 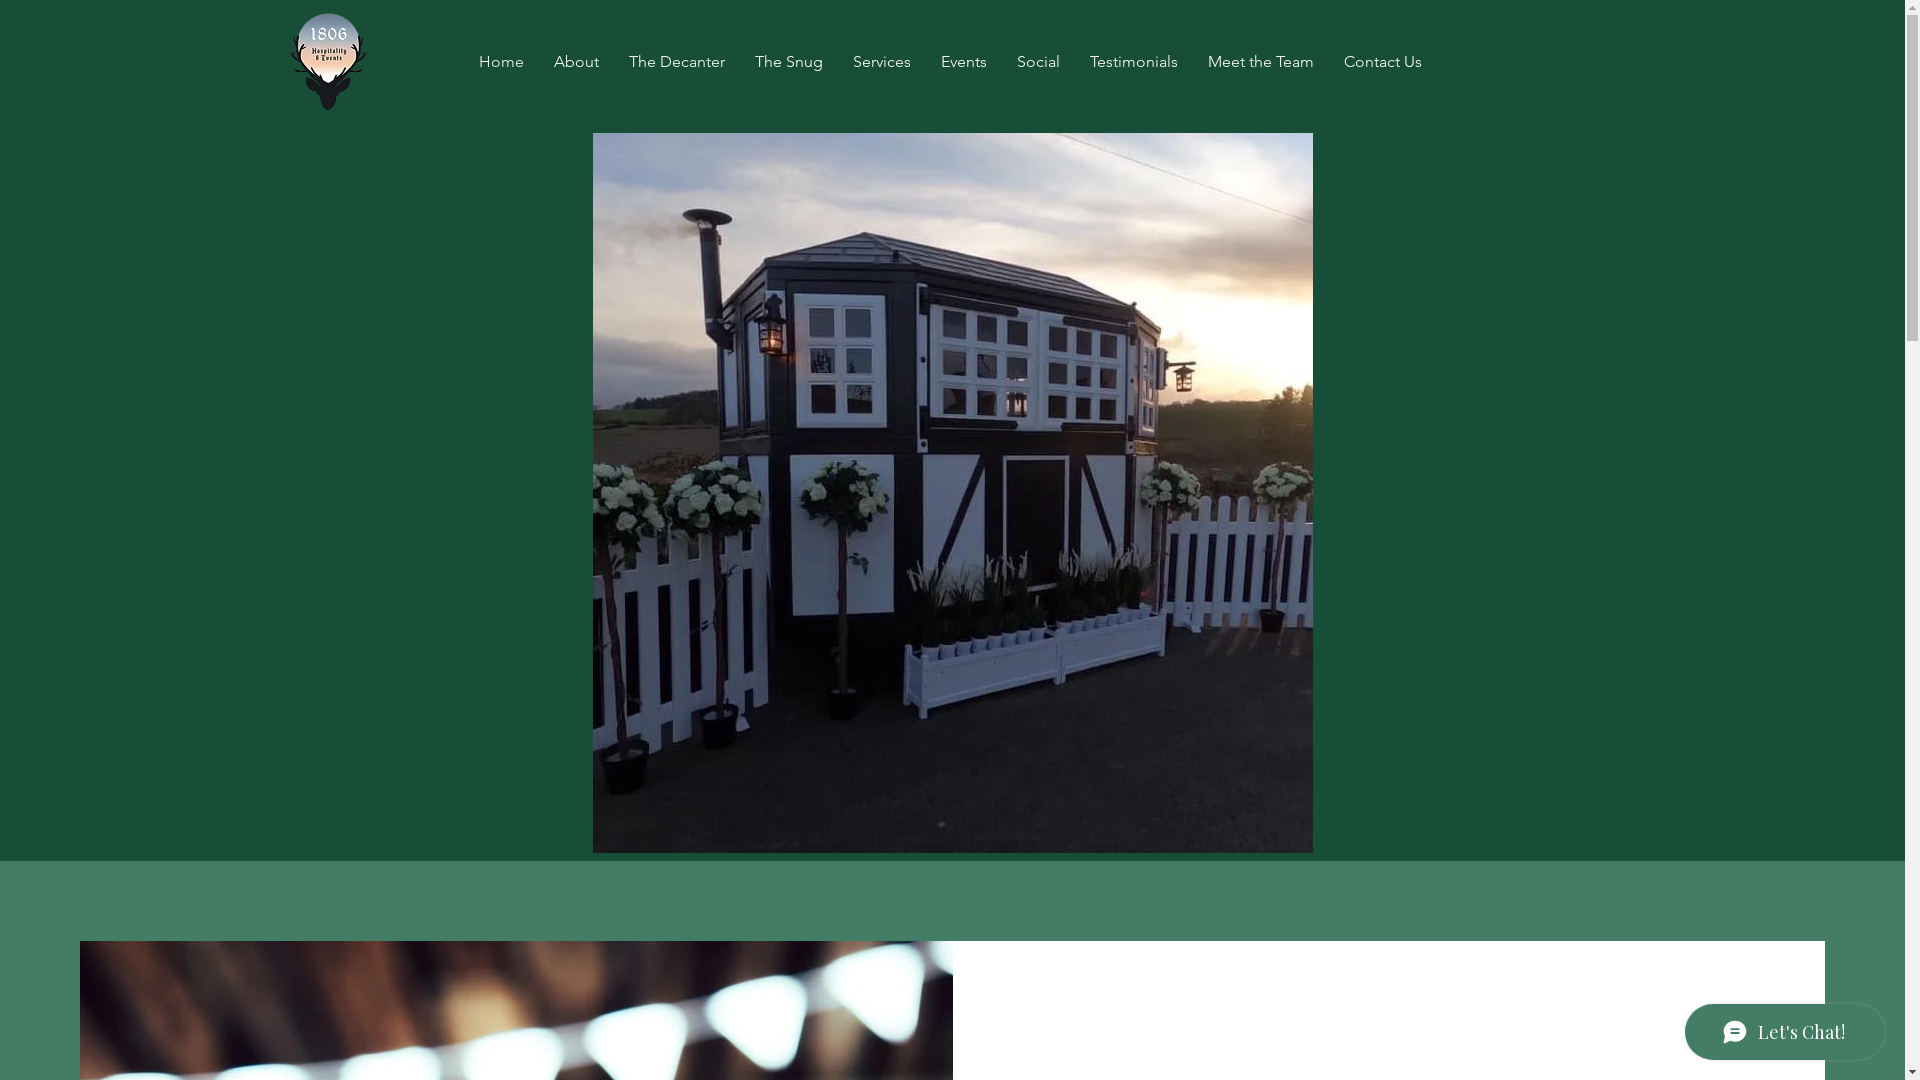 What do you see at coordinates (787, 60) in the screenshot?
I see `'The Snug'` at bounding box center [787, 60].